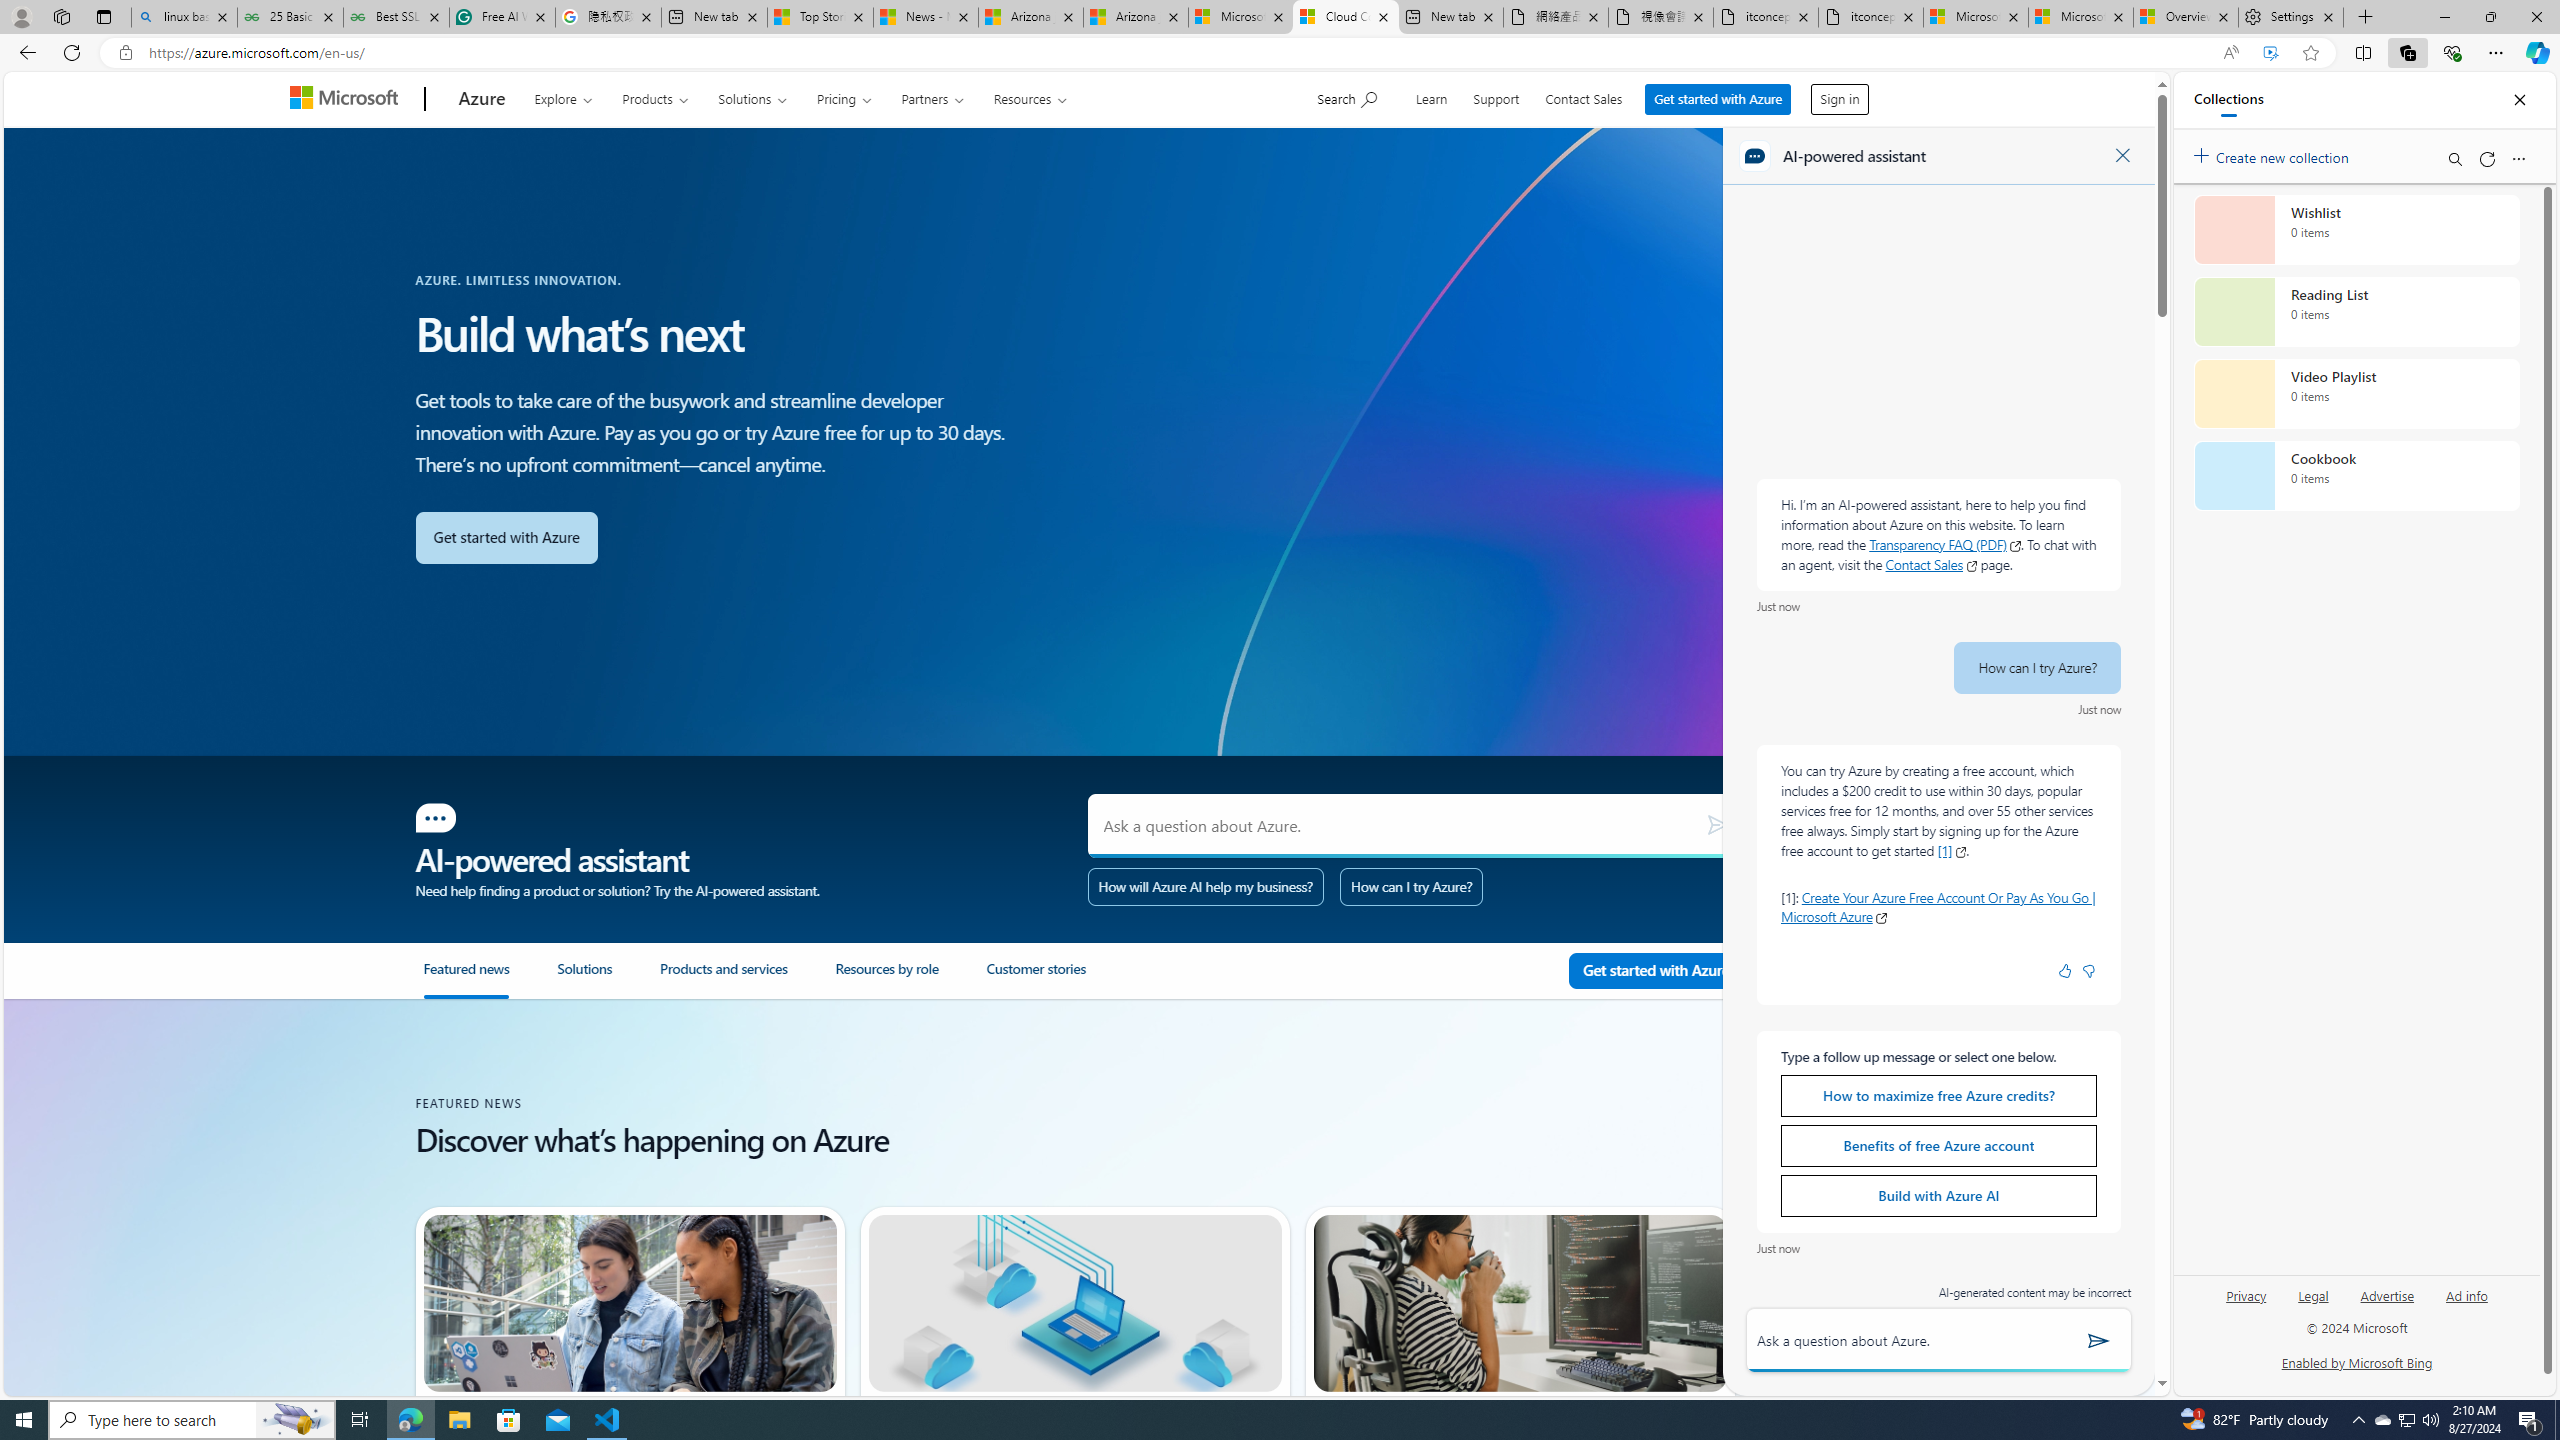 This screenshot has height=1440, width=2560. I want to click on 'Contact Sales Opens in a new window; external.', so click(1931, 563).